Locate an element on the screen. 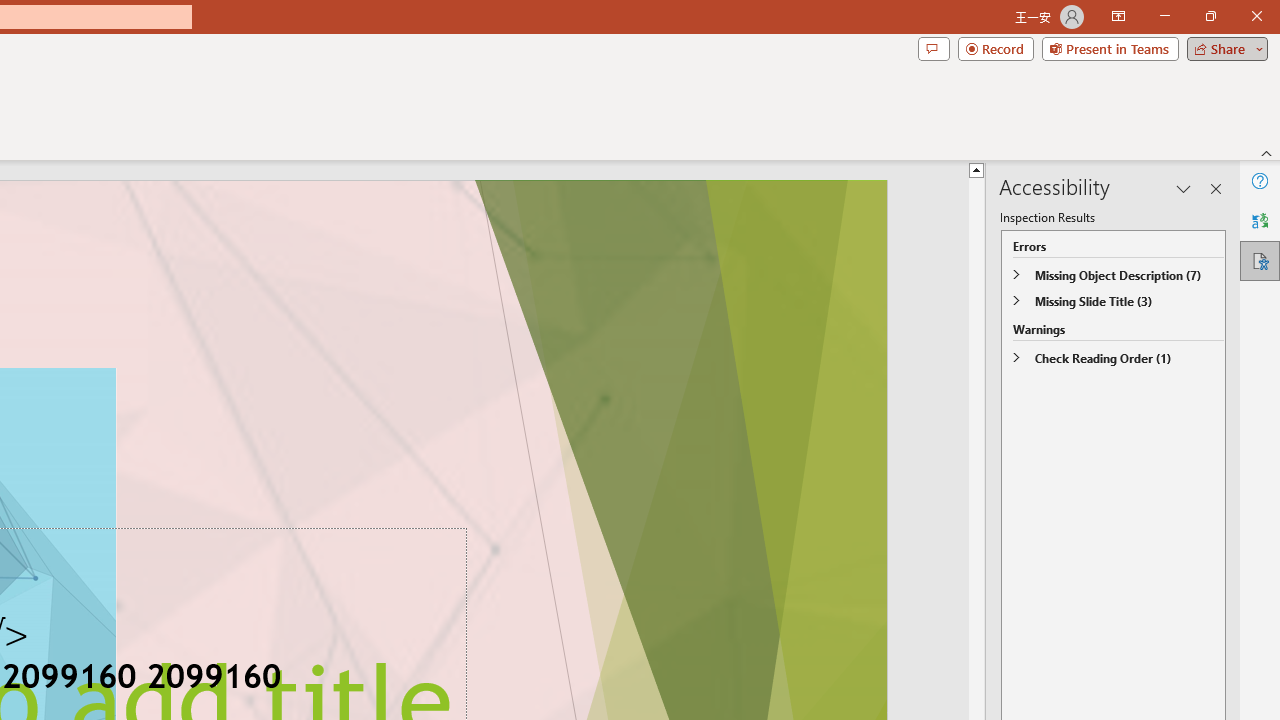  'Minimize' is located at coordinates (1164, 16).